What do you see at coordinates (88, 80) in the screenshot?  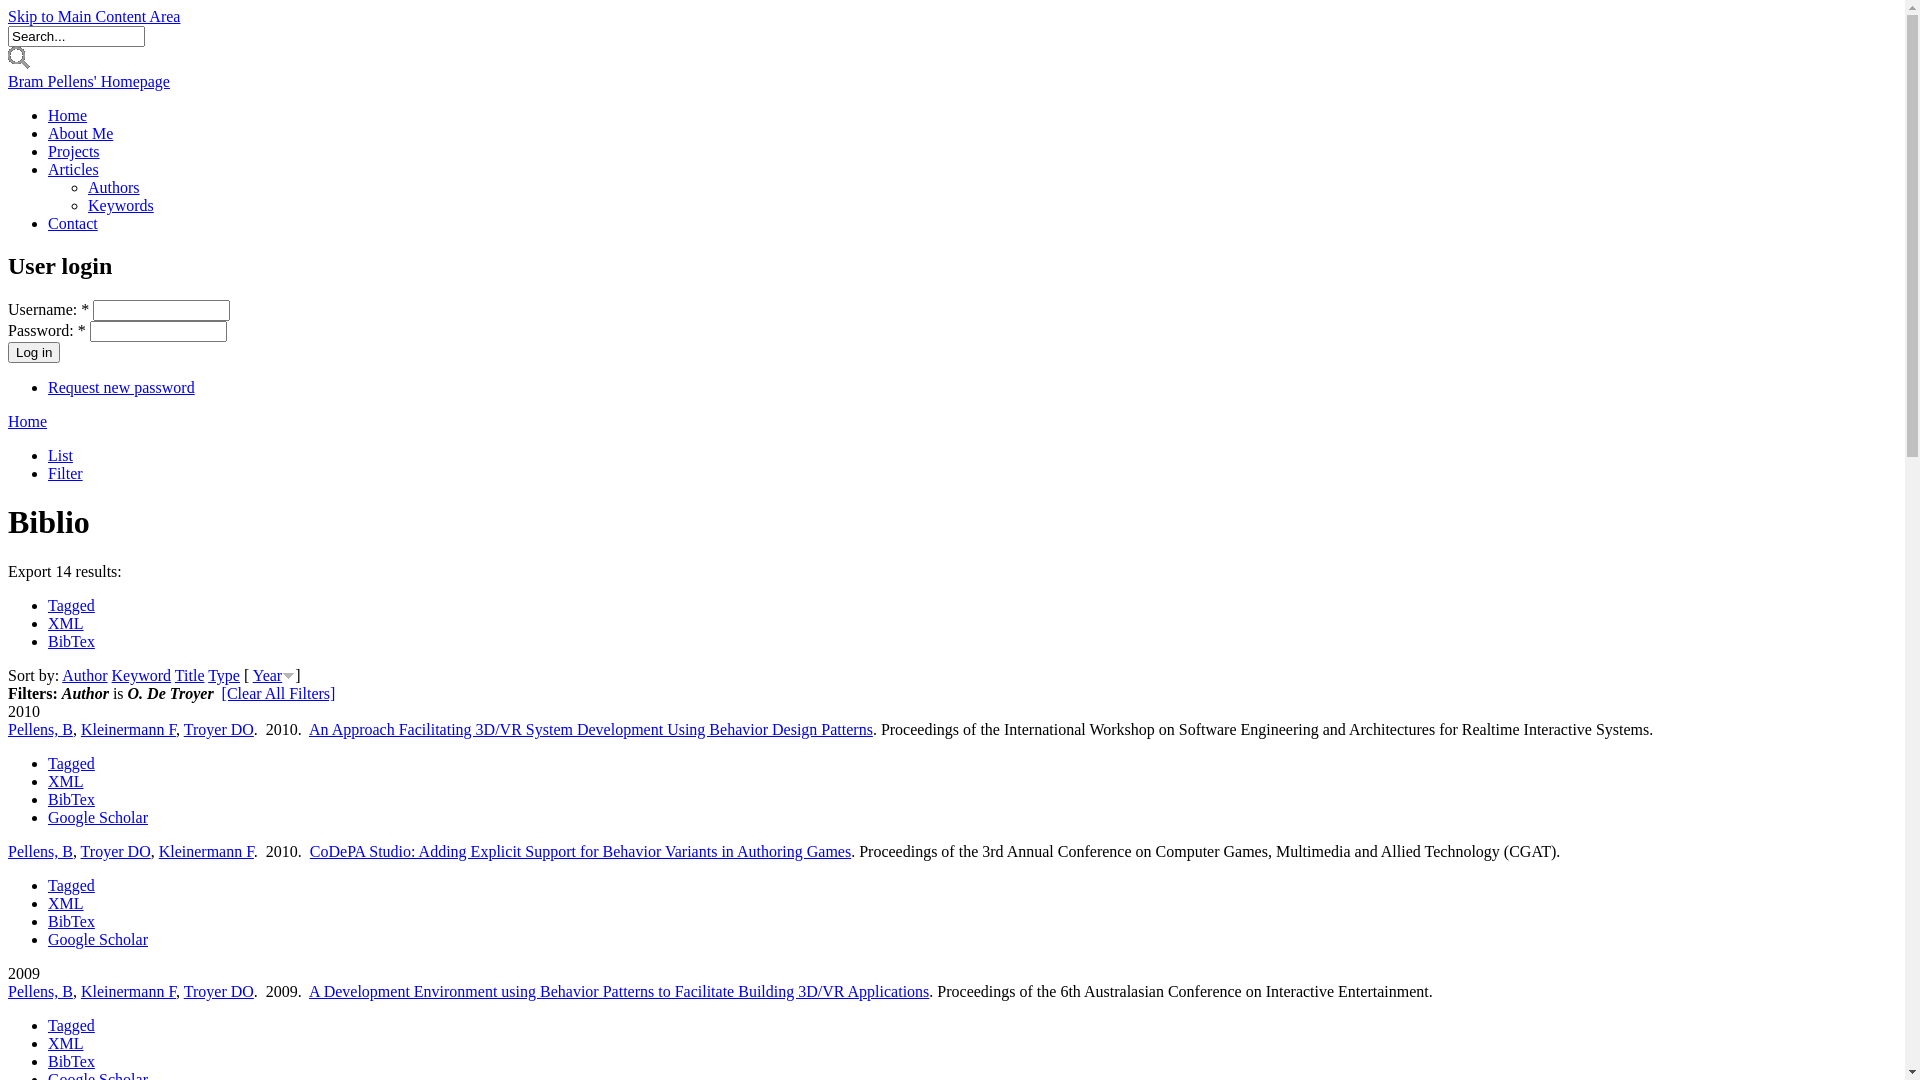 I see `'Bram Pellens' Homepage'` at bounding box center [88, 80].